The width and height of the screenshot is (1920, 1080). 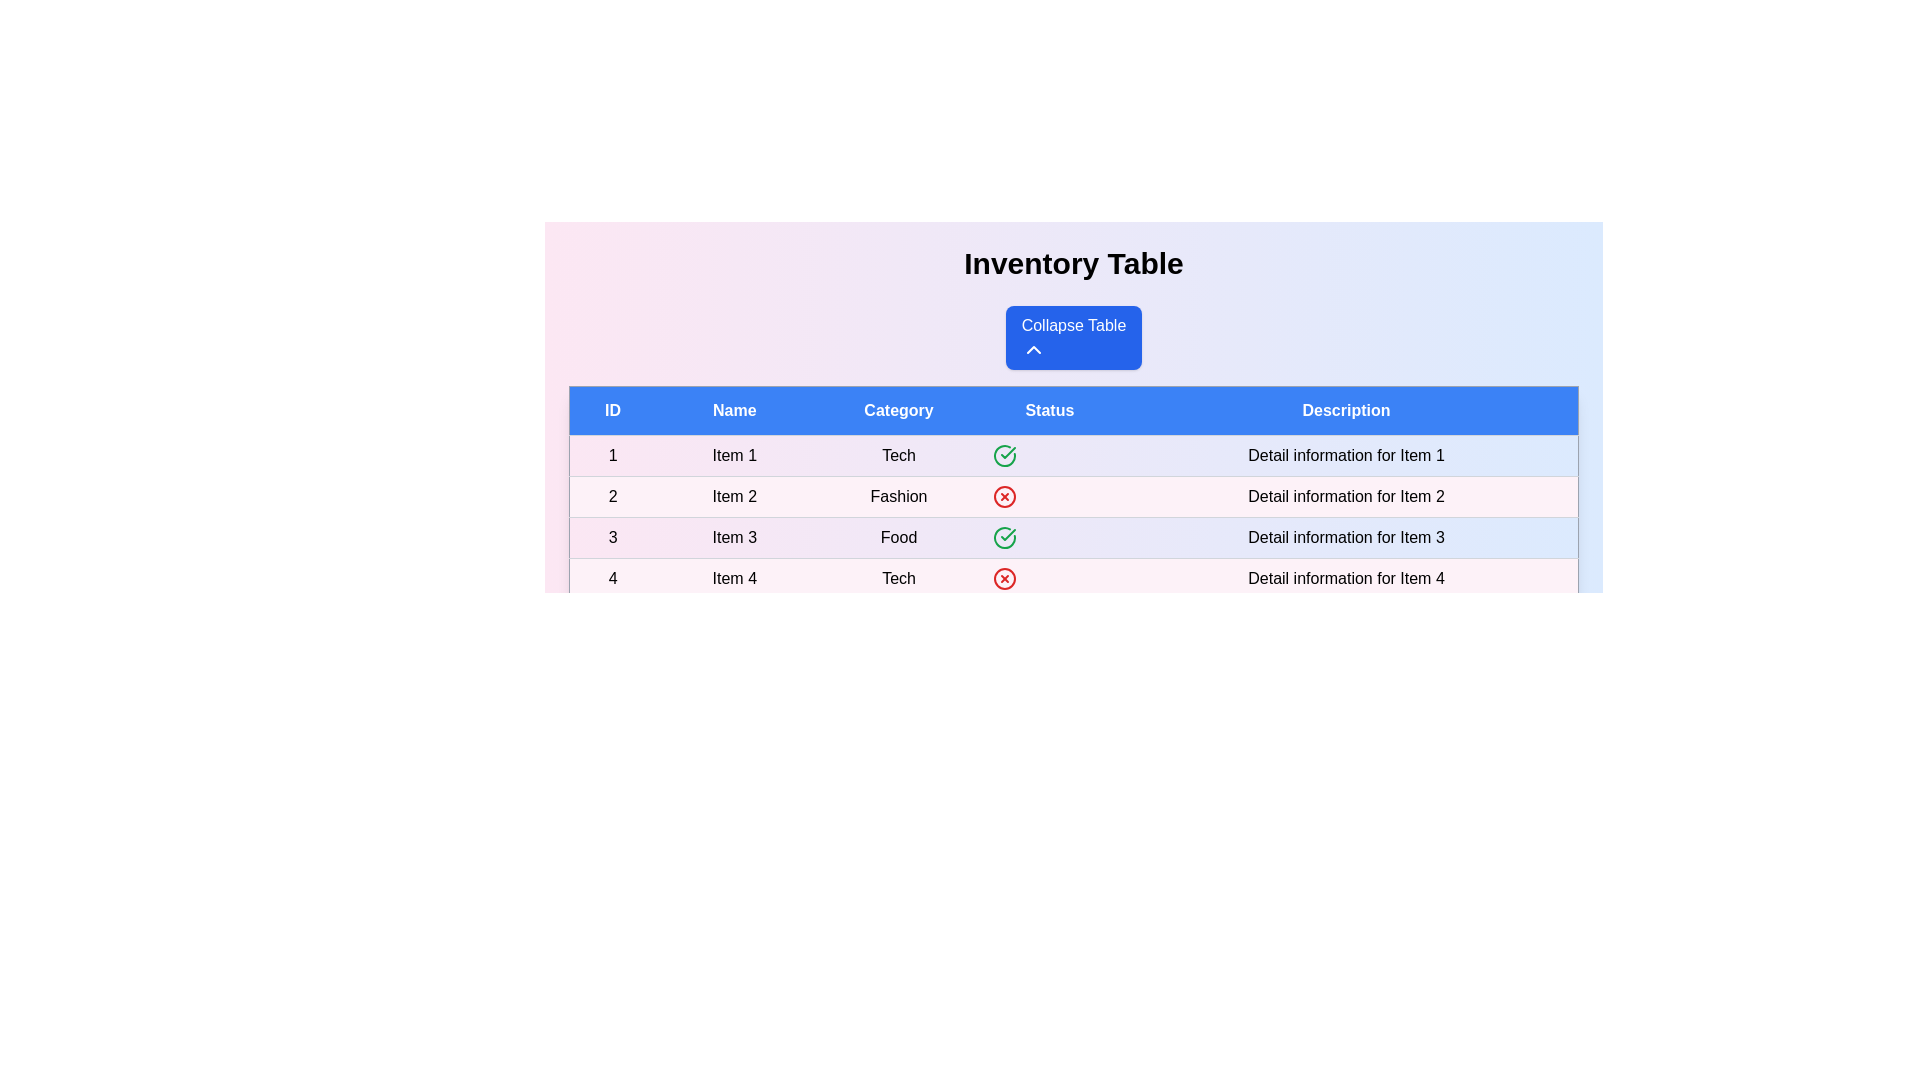 I want to click on 'Collapse Table' button to toggle the table's visibility, so click(x=1073, y=337).